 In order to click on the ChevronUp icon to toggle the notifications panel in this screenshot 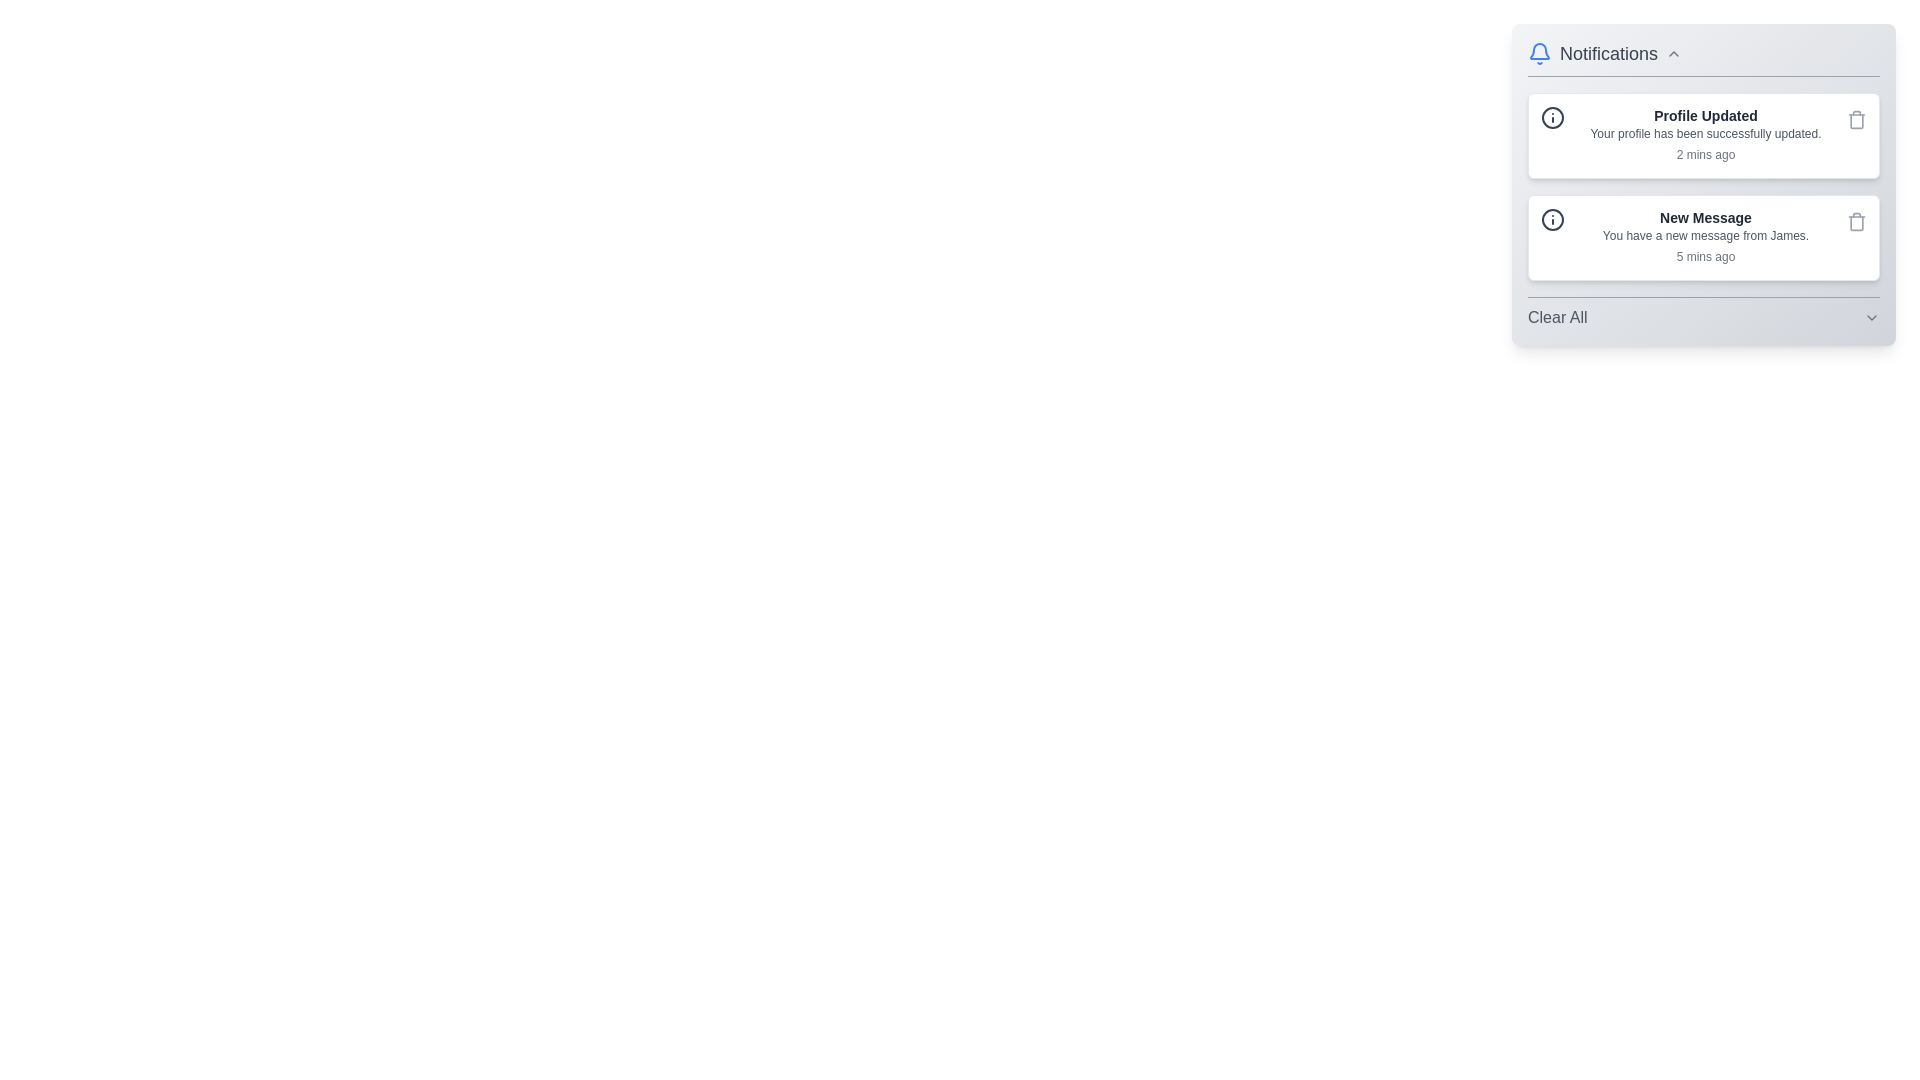, I will do `click(1674, 53)`.